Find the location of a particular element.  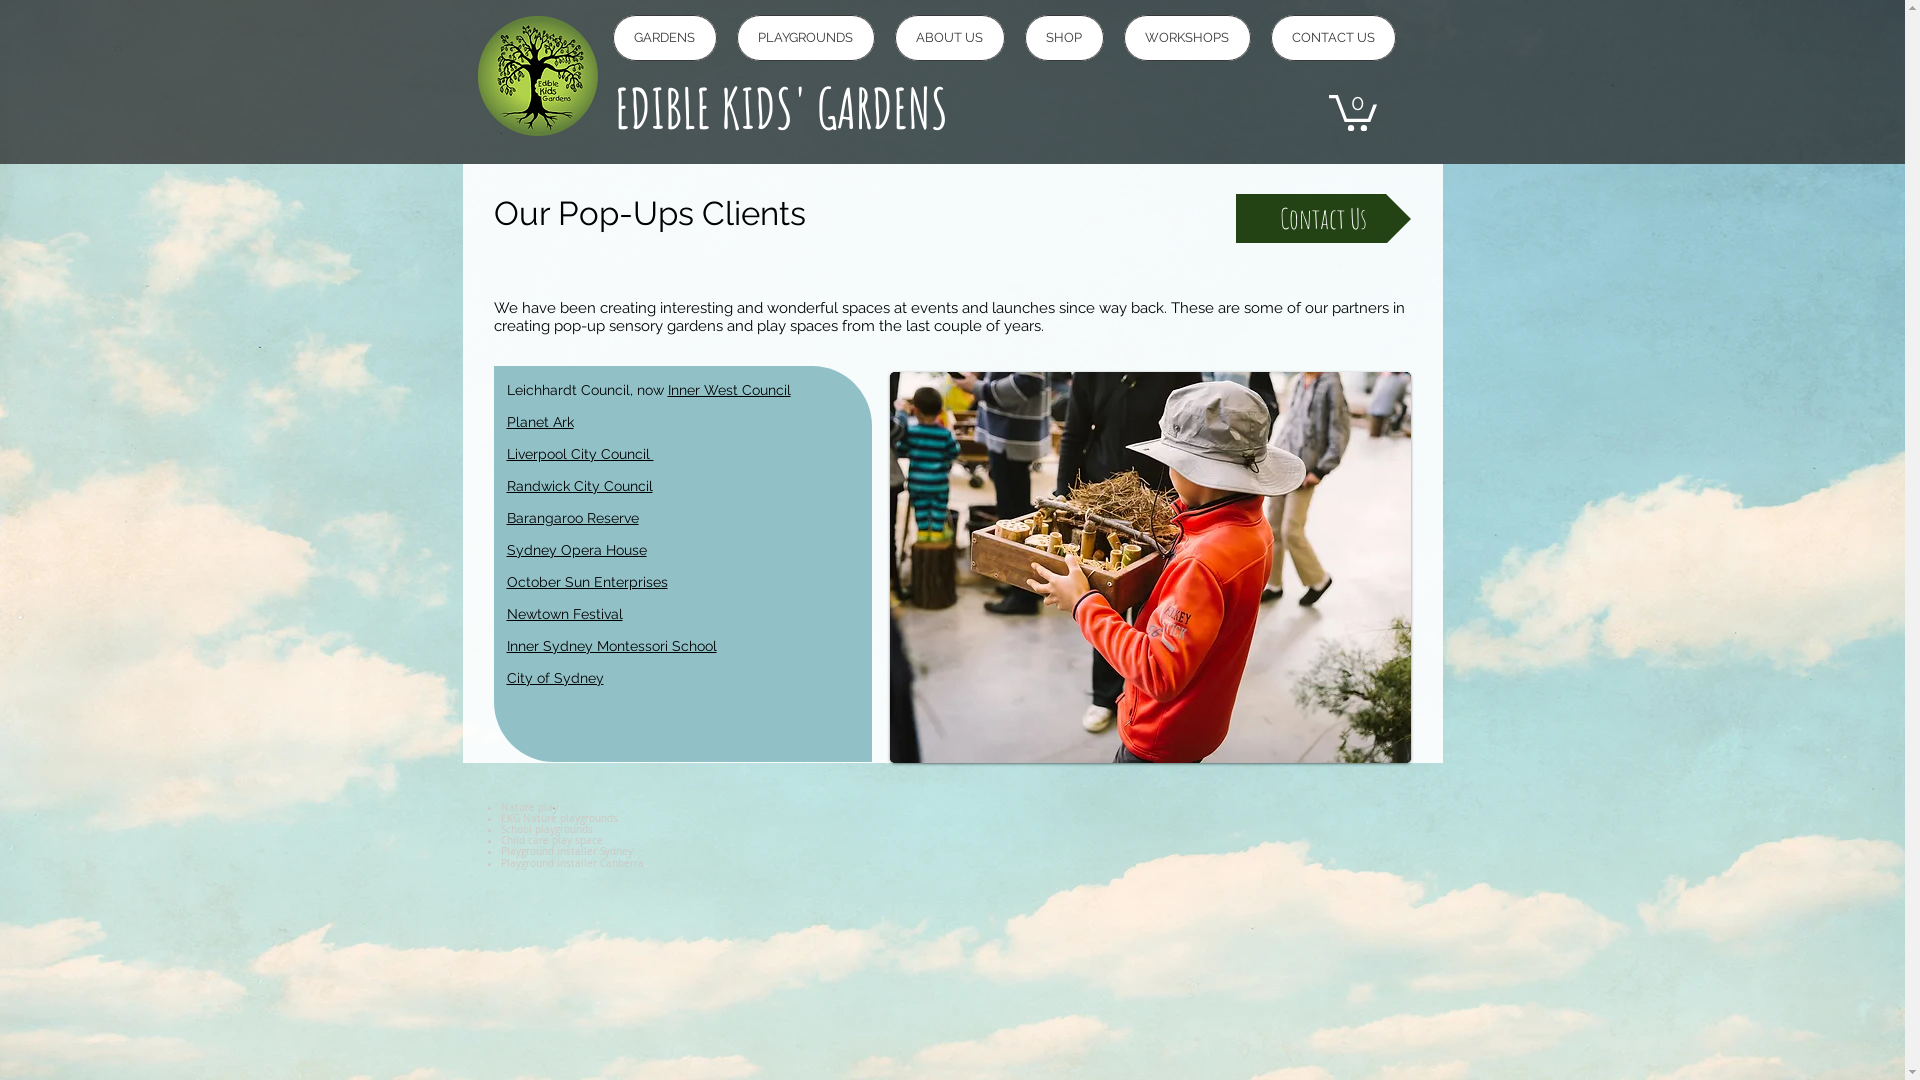

'WORKSHOPS' is located at coordinates (1187, 38).